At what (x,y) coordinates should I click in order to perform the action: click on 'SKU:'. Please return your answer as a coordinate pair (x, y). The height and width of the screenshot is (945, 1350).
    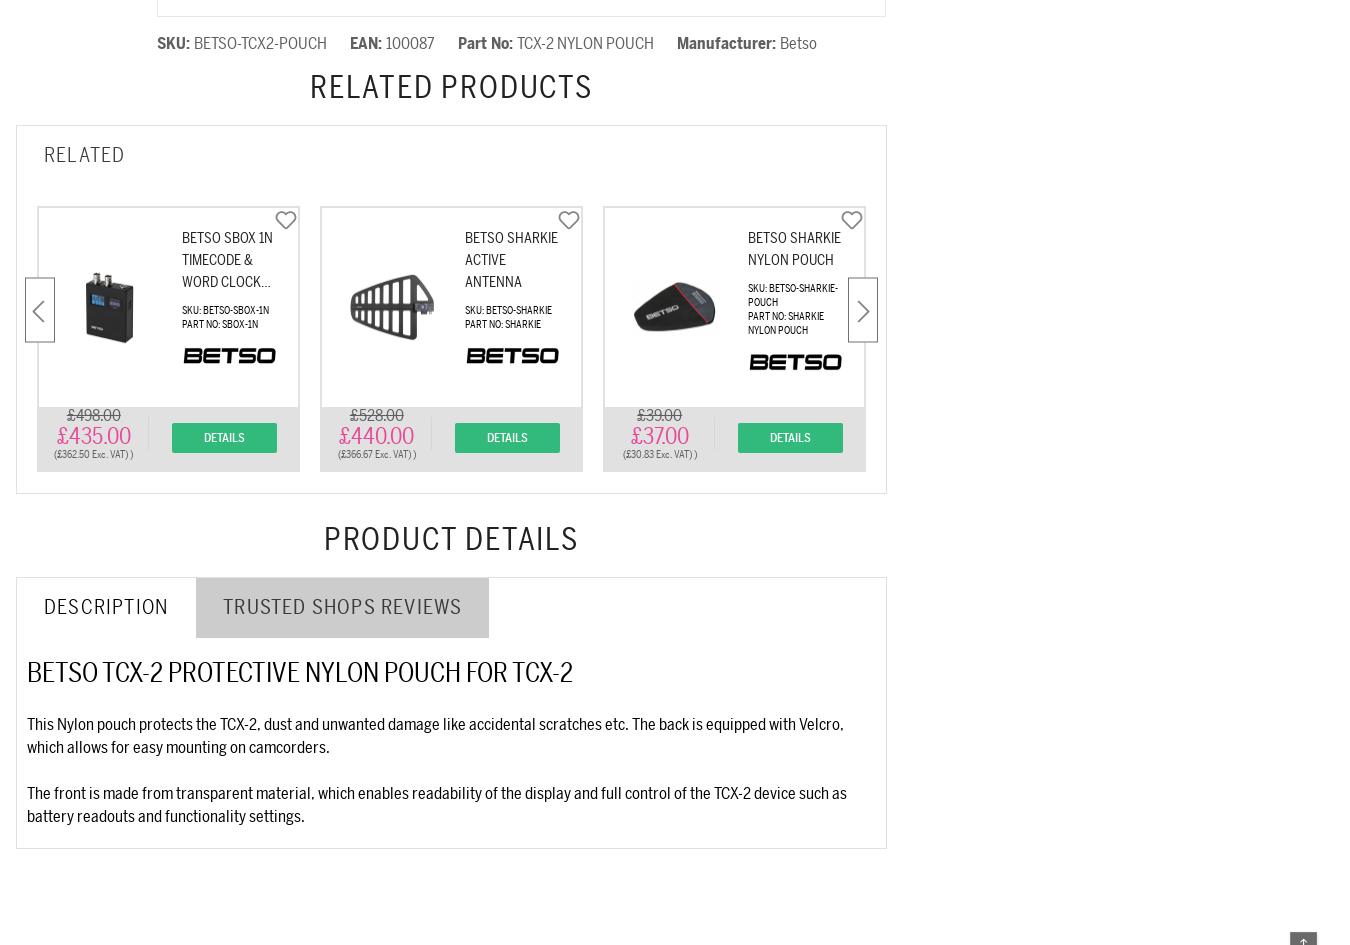
    Looking at the image, I should click on (175, 44).